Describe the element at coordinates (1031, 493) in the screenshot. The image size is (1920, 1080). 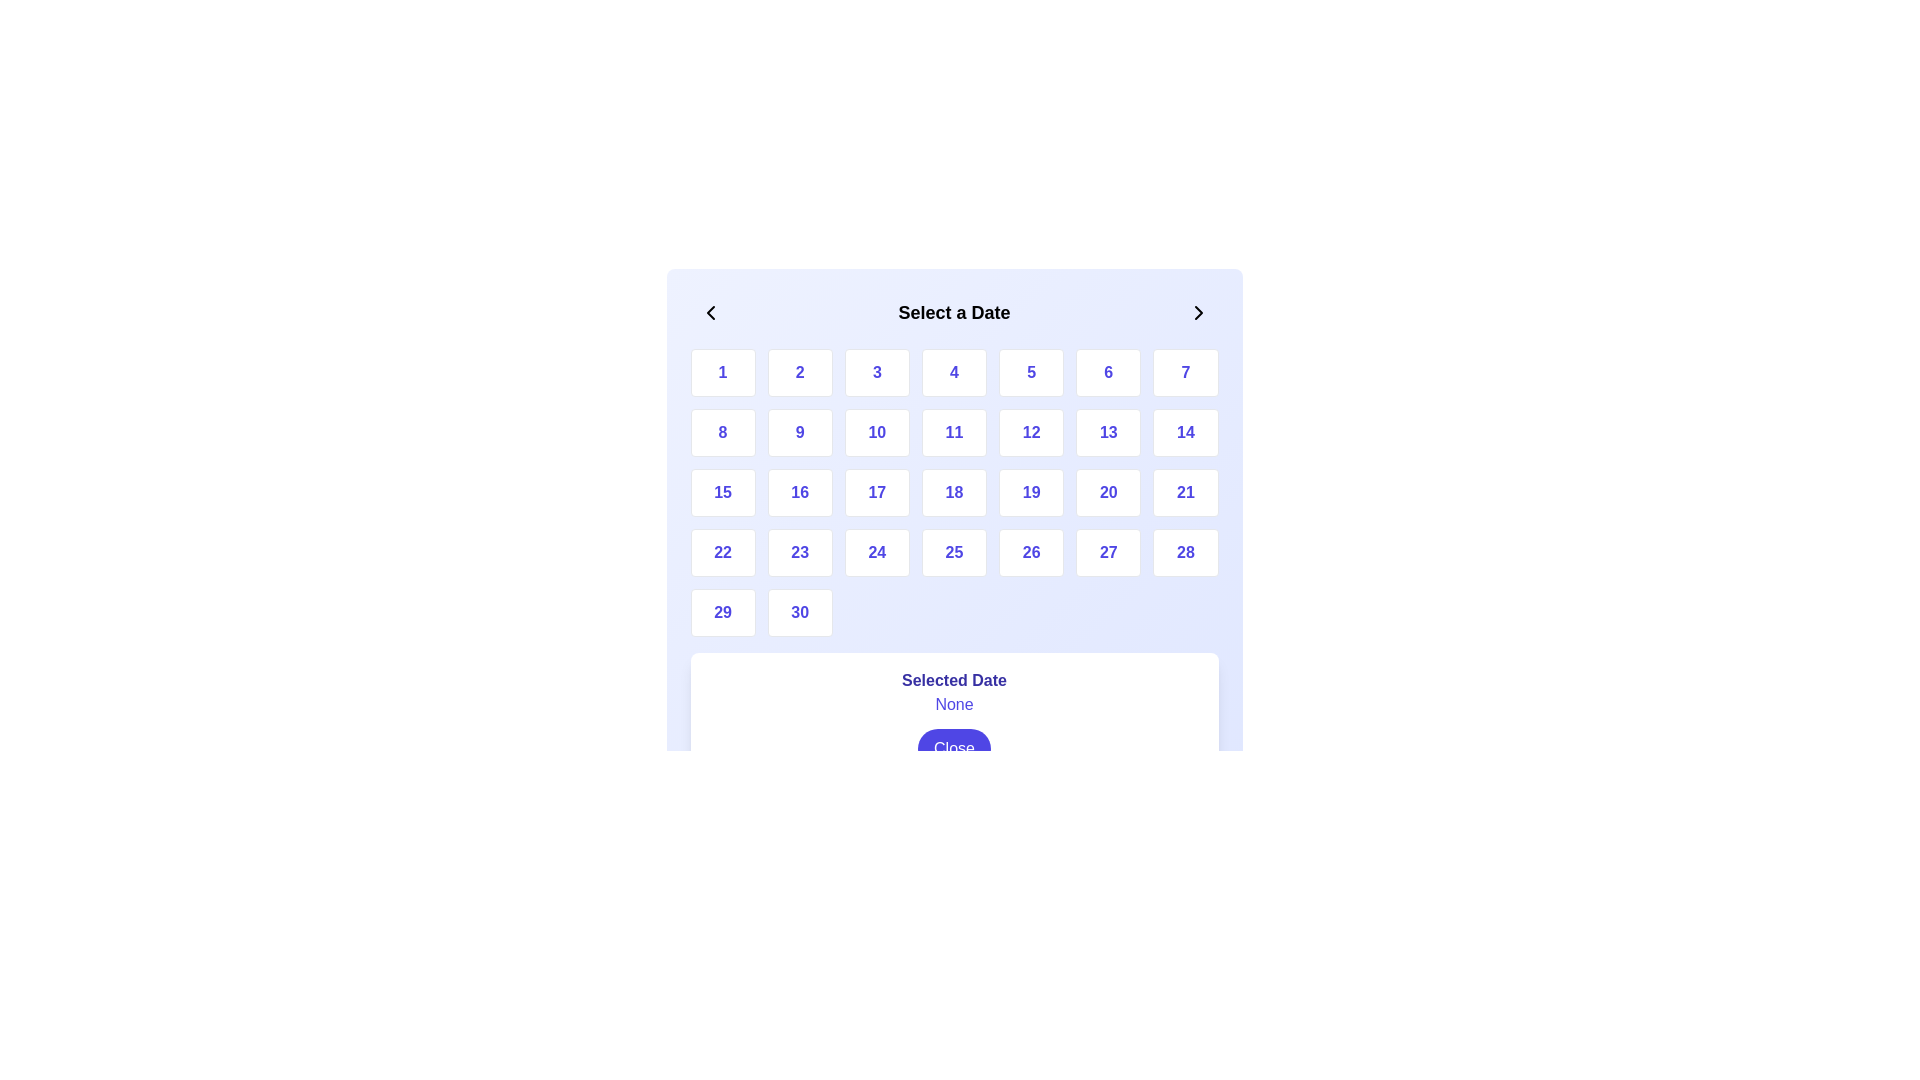
I see `the button that allows the user to select the date '19' in the calendar interface for keyboard navigation` at that location.